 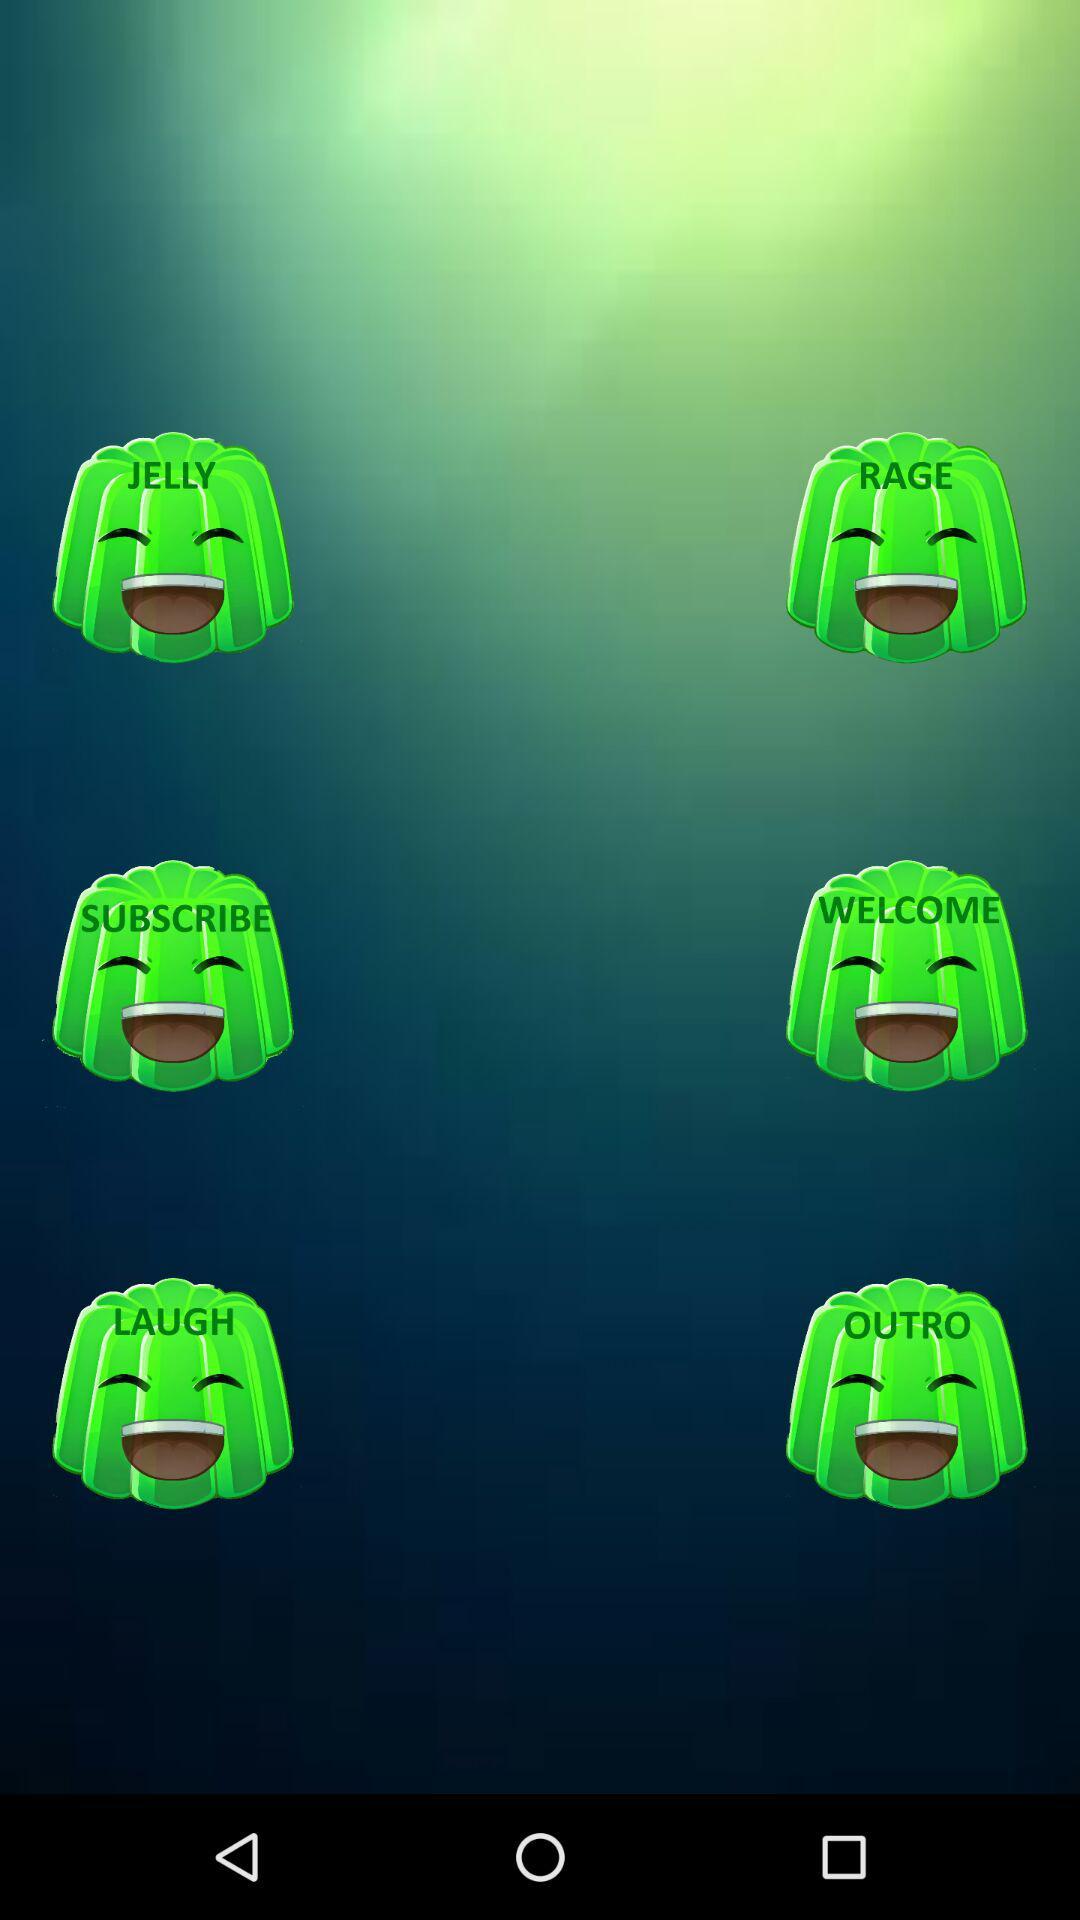 I want to click on rage option, so click(x=906, y=548).